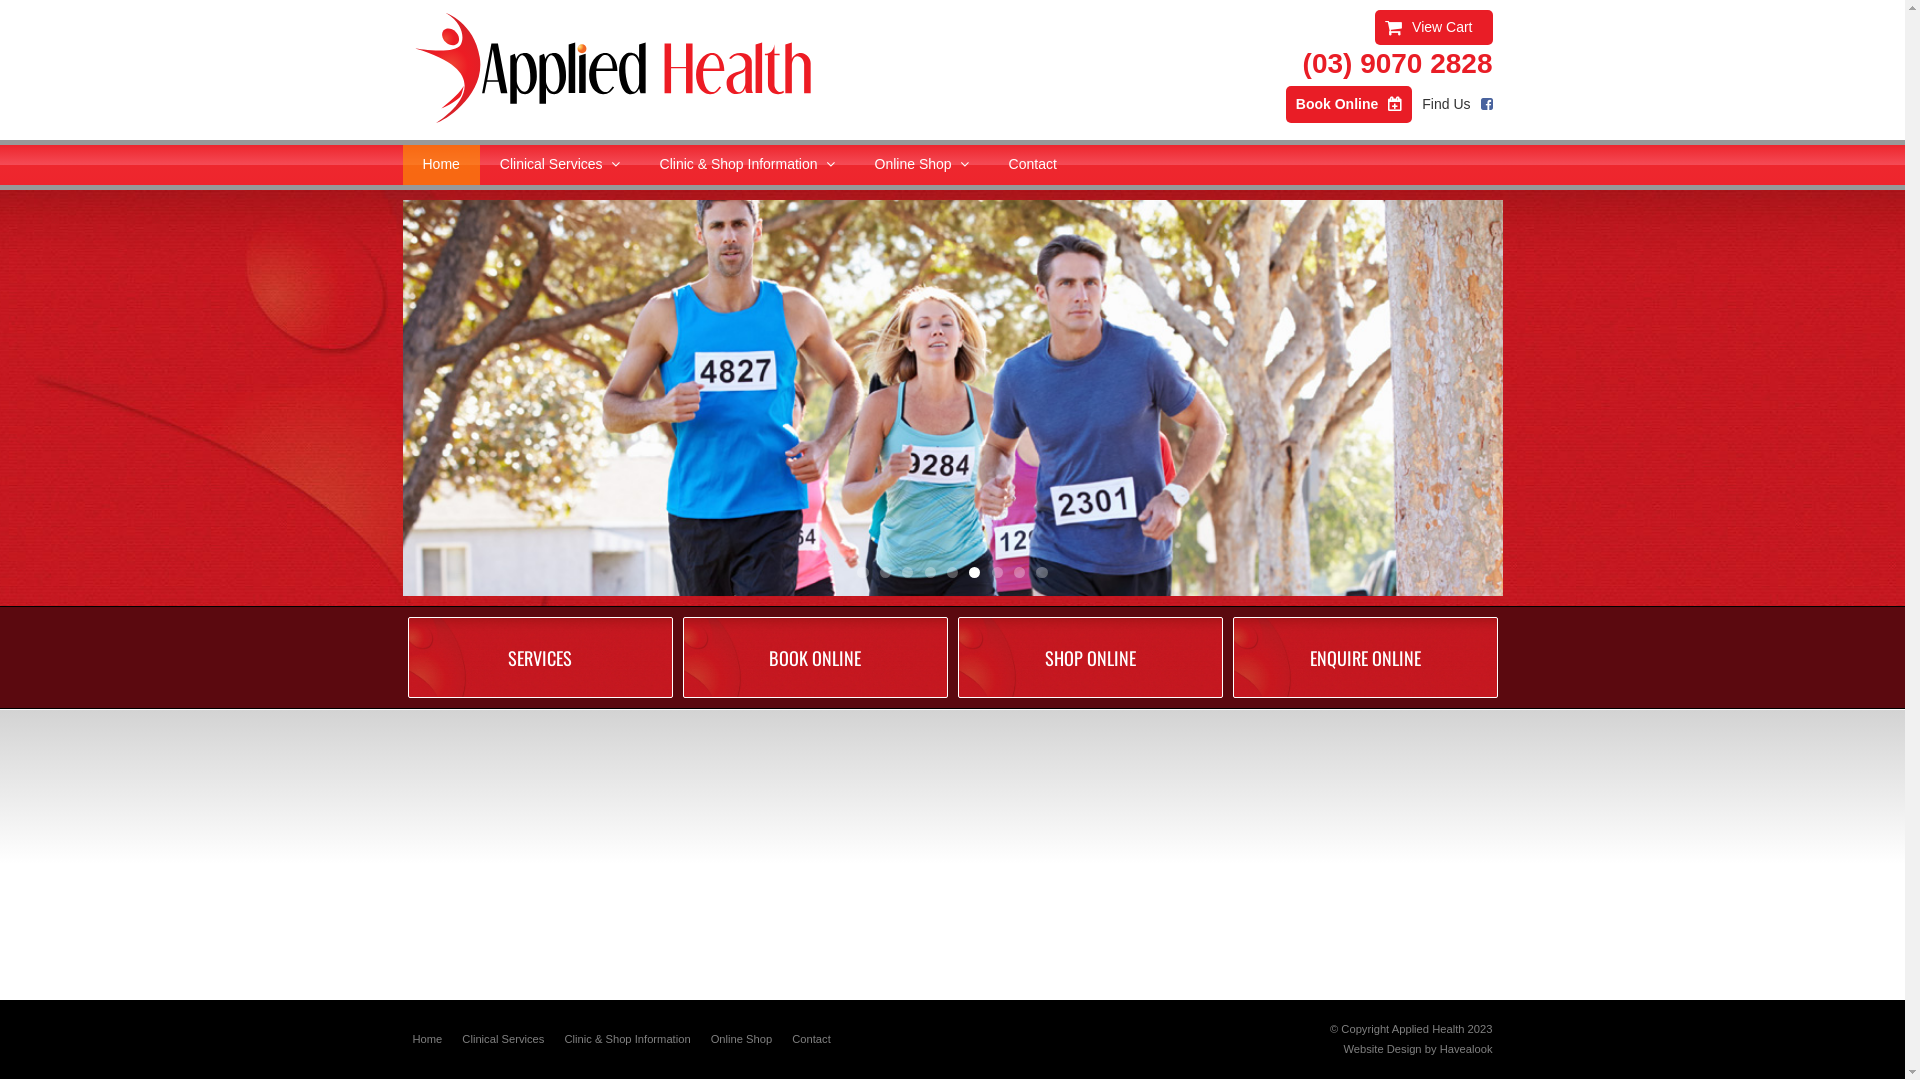 This screenshot has height=1080, width=1920. I want to click on 'Contact', so click(988, 164).